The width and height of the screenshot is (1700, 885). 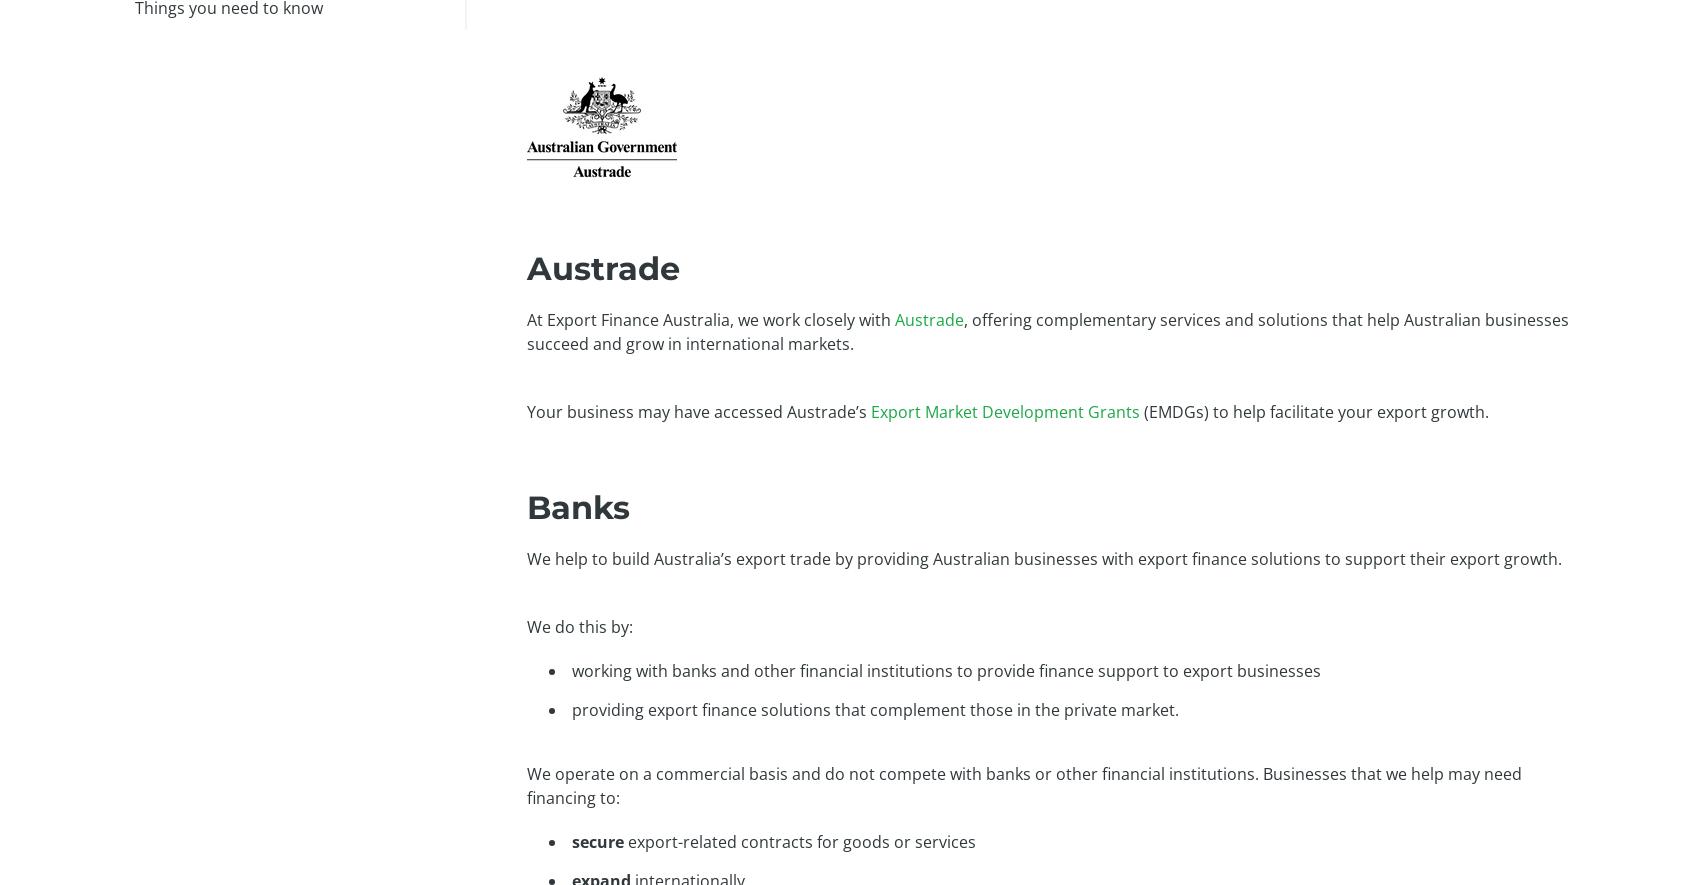 What do you see at coordinates (1298, 427) in the screenshot?
I see `'Information Publication Scheme Agency Plan'` at bounding box center [1298, 427].